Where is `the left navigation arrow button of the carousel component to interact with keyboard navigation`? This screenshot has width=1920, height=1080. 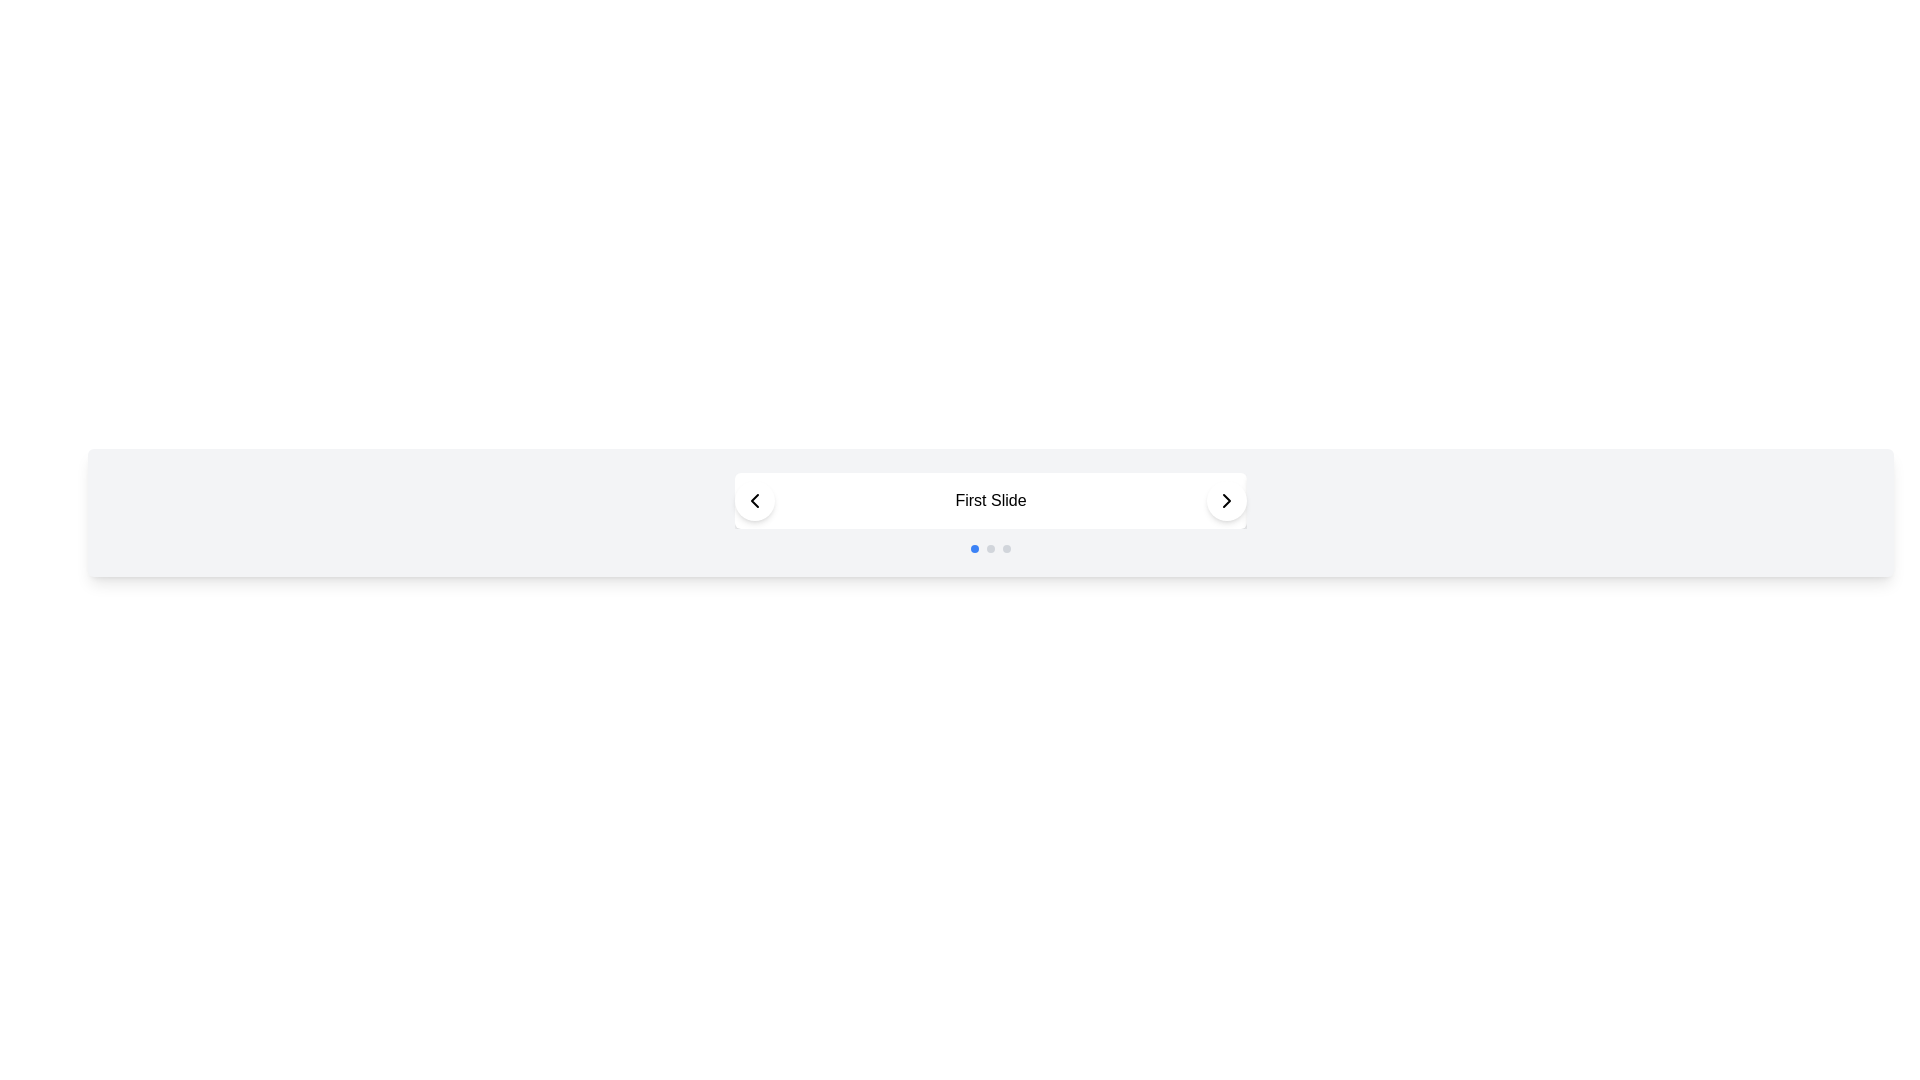 the left navigation arrow button of the carousel component to interact with keyboard navigation is located at coordinates (753, 500).